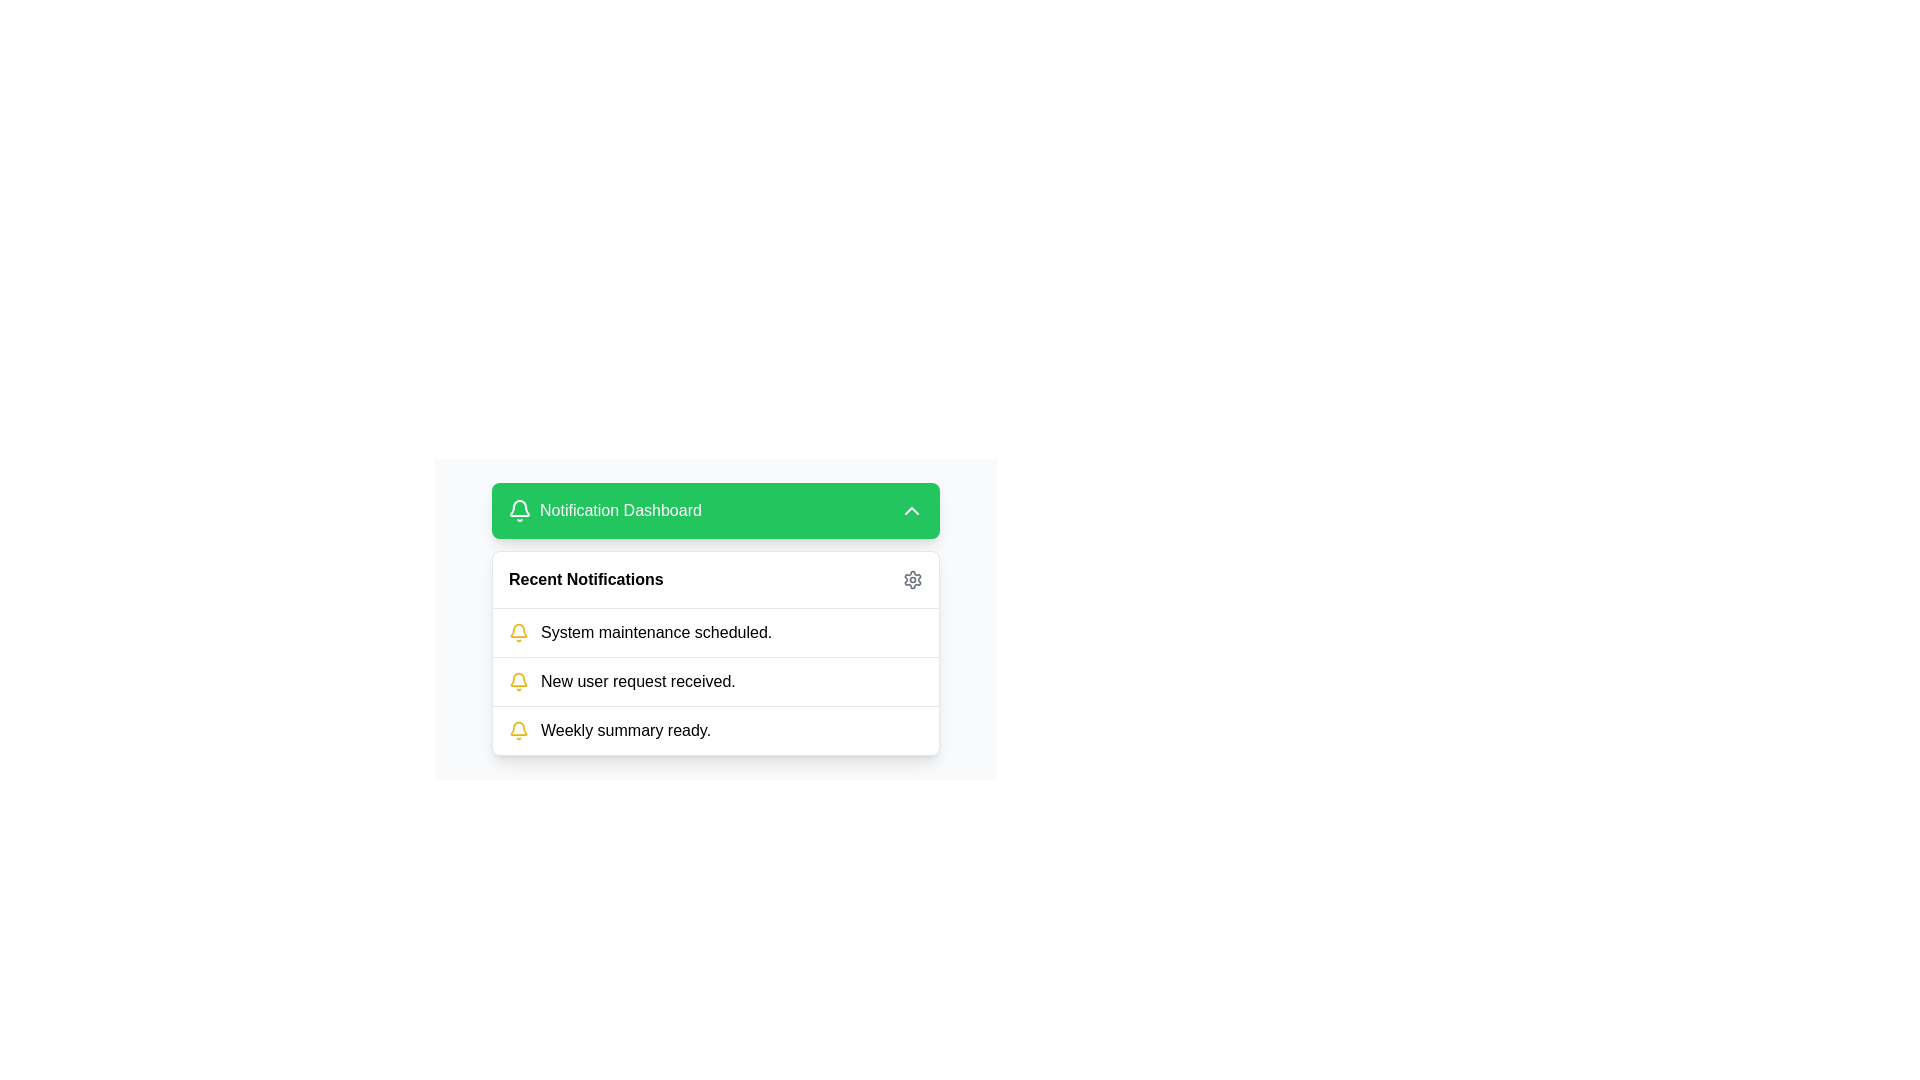  I want to click on the gear icon in the 'Recent Notifications' header, so click(911, 579).